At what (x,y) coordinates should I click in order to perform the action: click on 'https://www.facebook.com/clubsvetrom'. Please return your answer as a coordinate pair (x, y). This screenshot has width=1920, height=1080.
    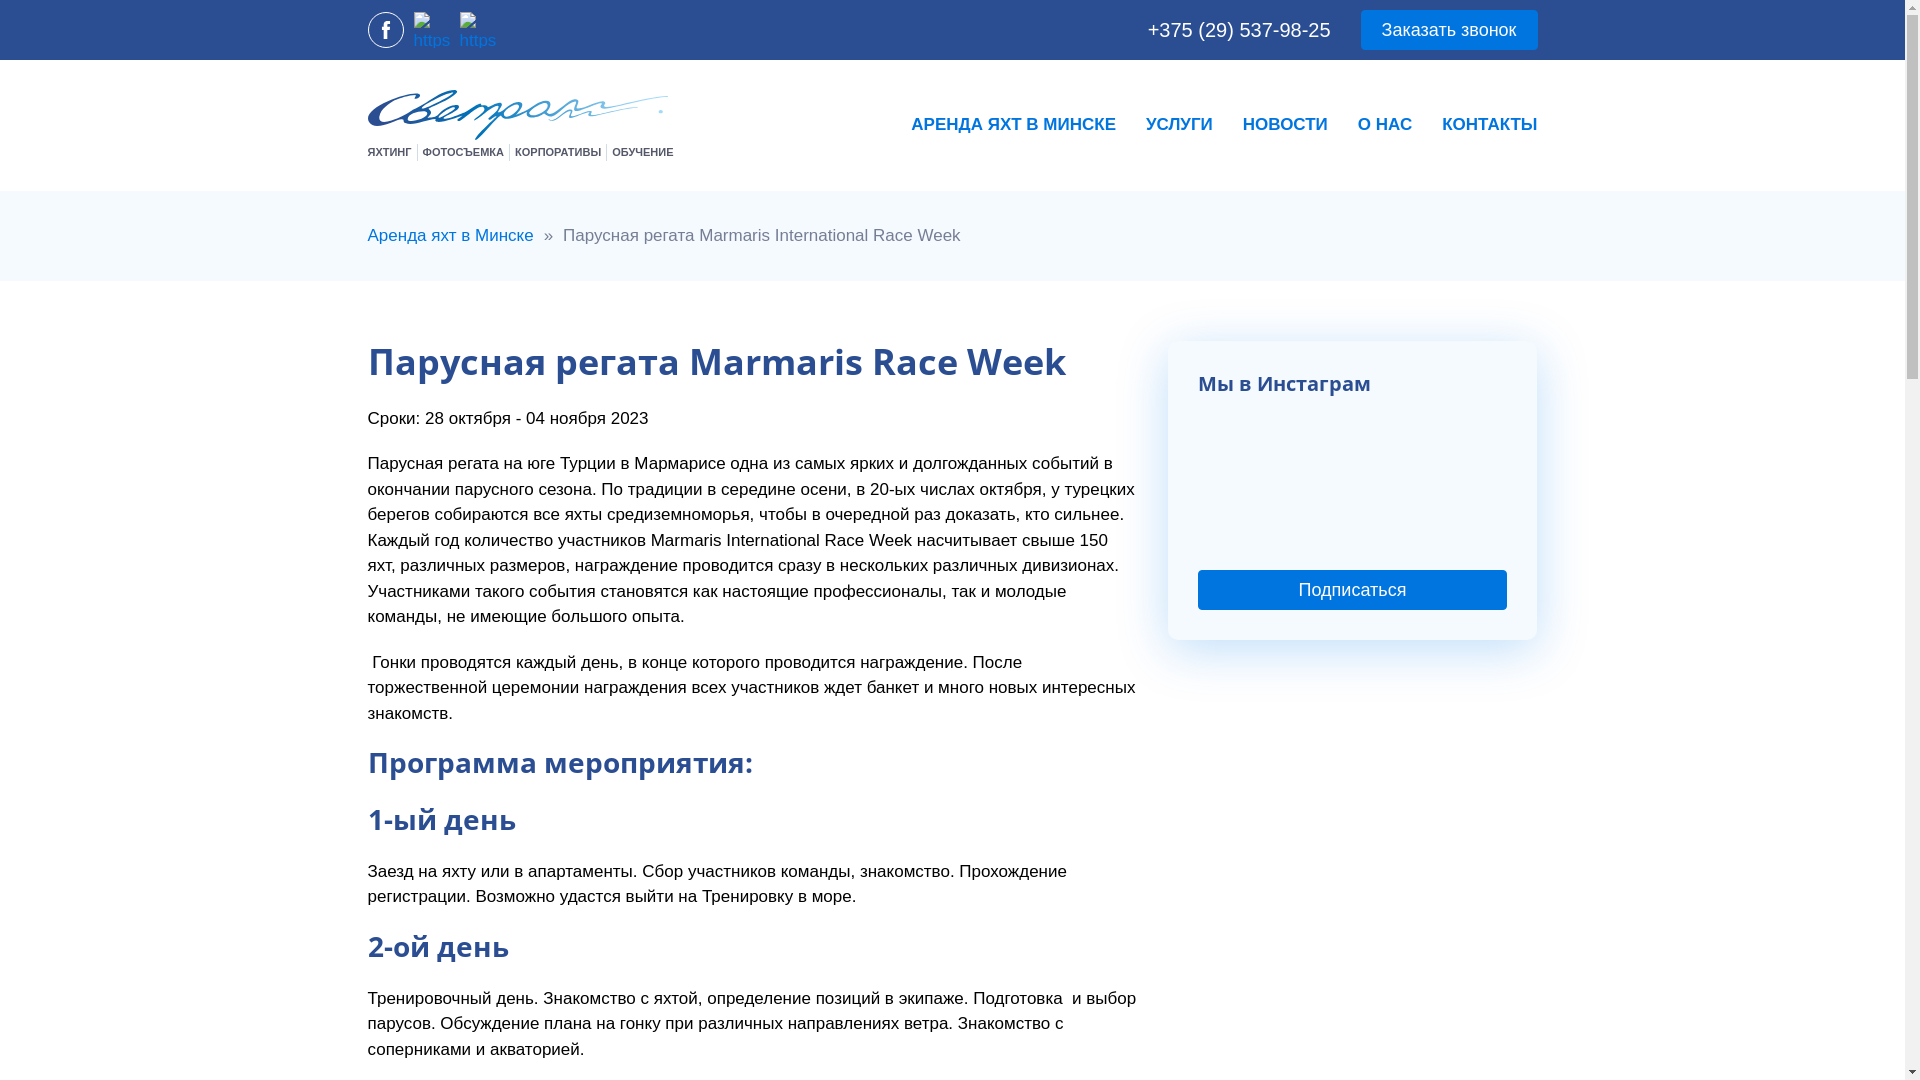
    Looking at the image, I should click on (385, 30).